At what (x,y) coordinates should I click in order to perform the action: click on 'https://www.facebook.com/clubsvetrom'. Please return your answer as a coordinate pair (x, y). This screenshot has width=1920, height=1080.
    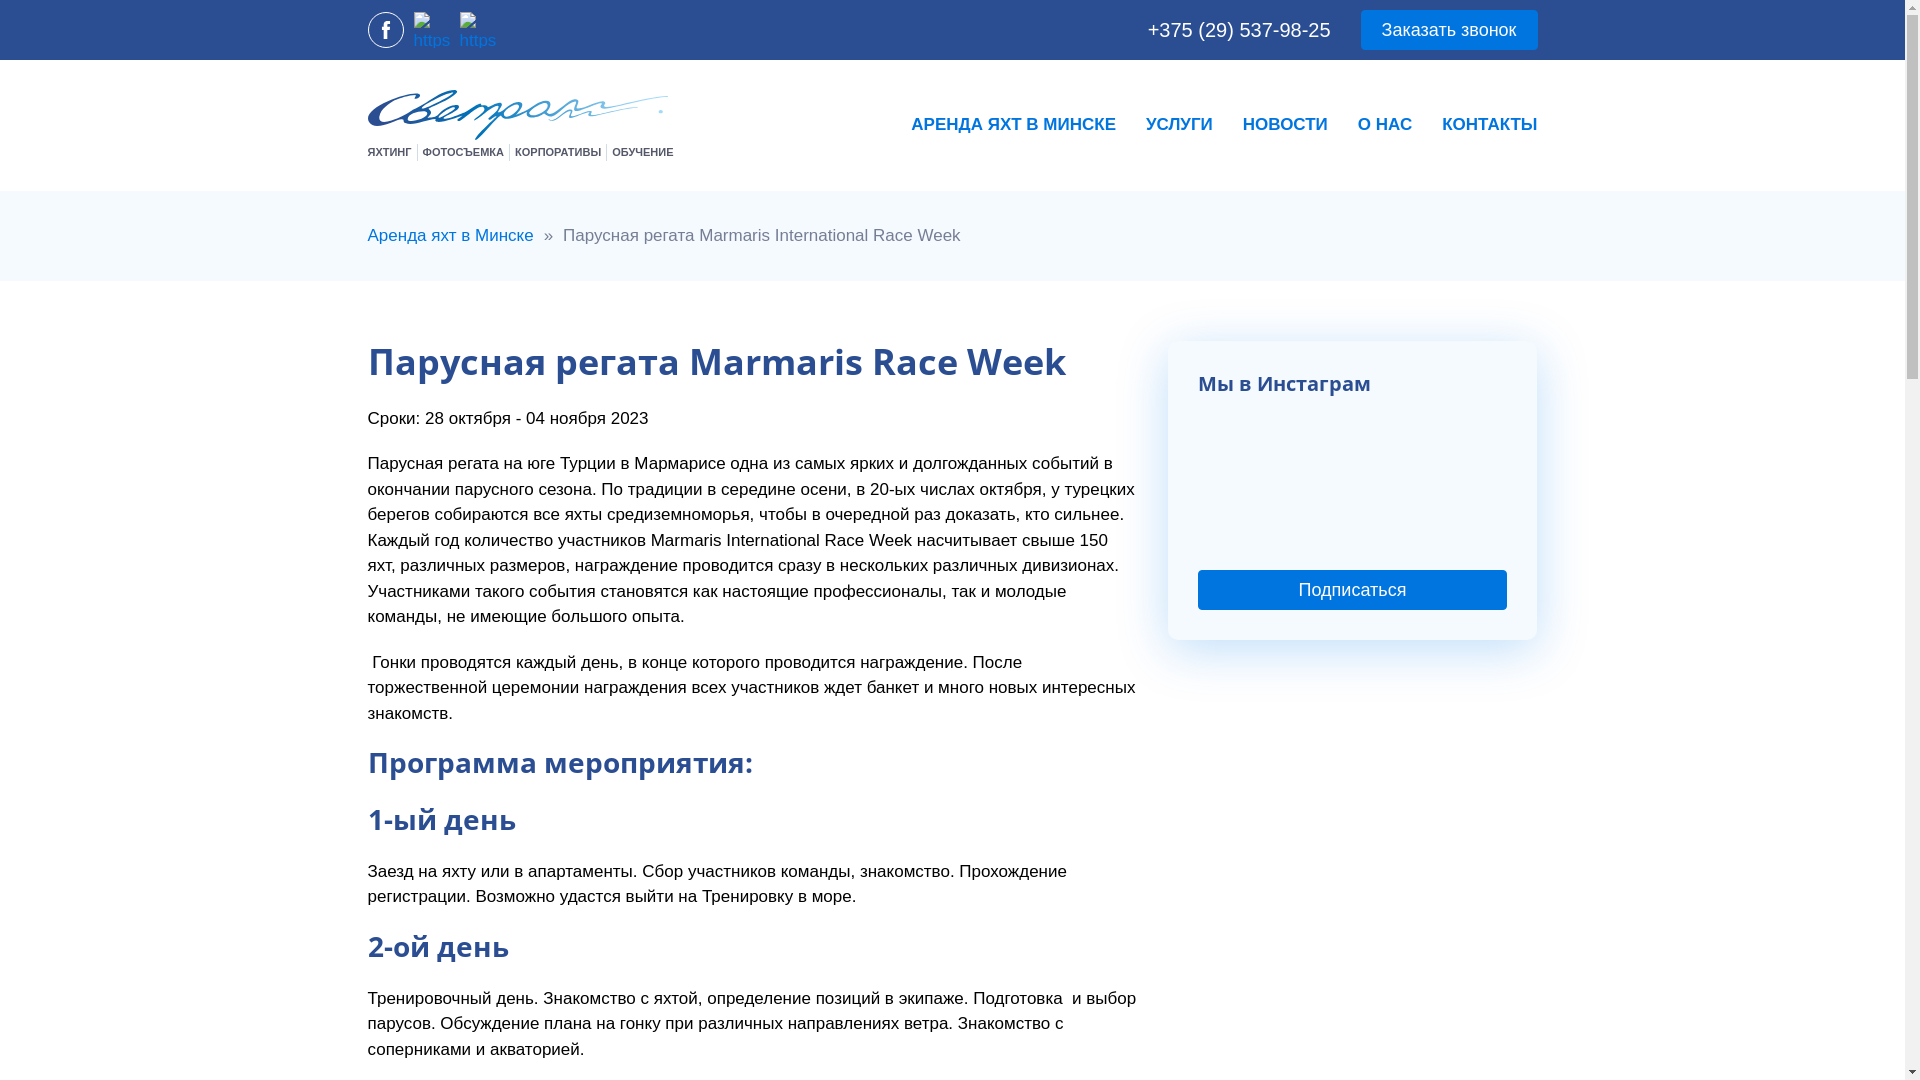
    Looking at the image, I should click on (385, 30).